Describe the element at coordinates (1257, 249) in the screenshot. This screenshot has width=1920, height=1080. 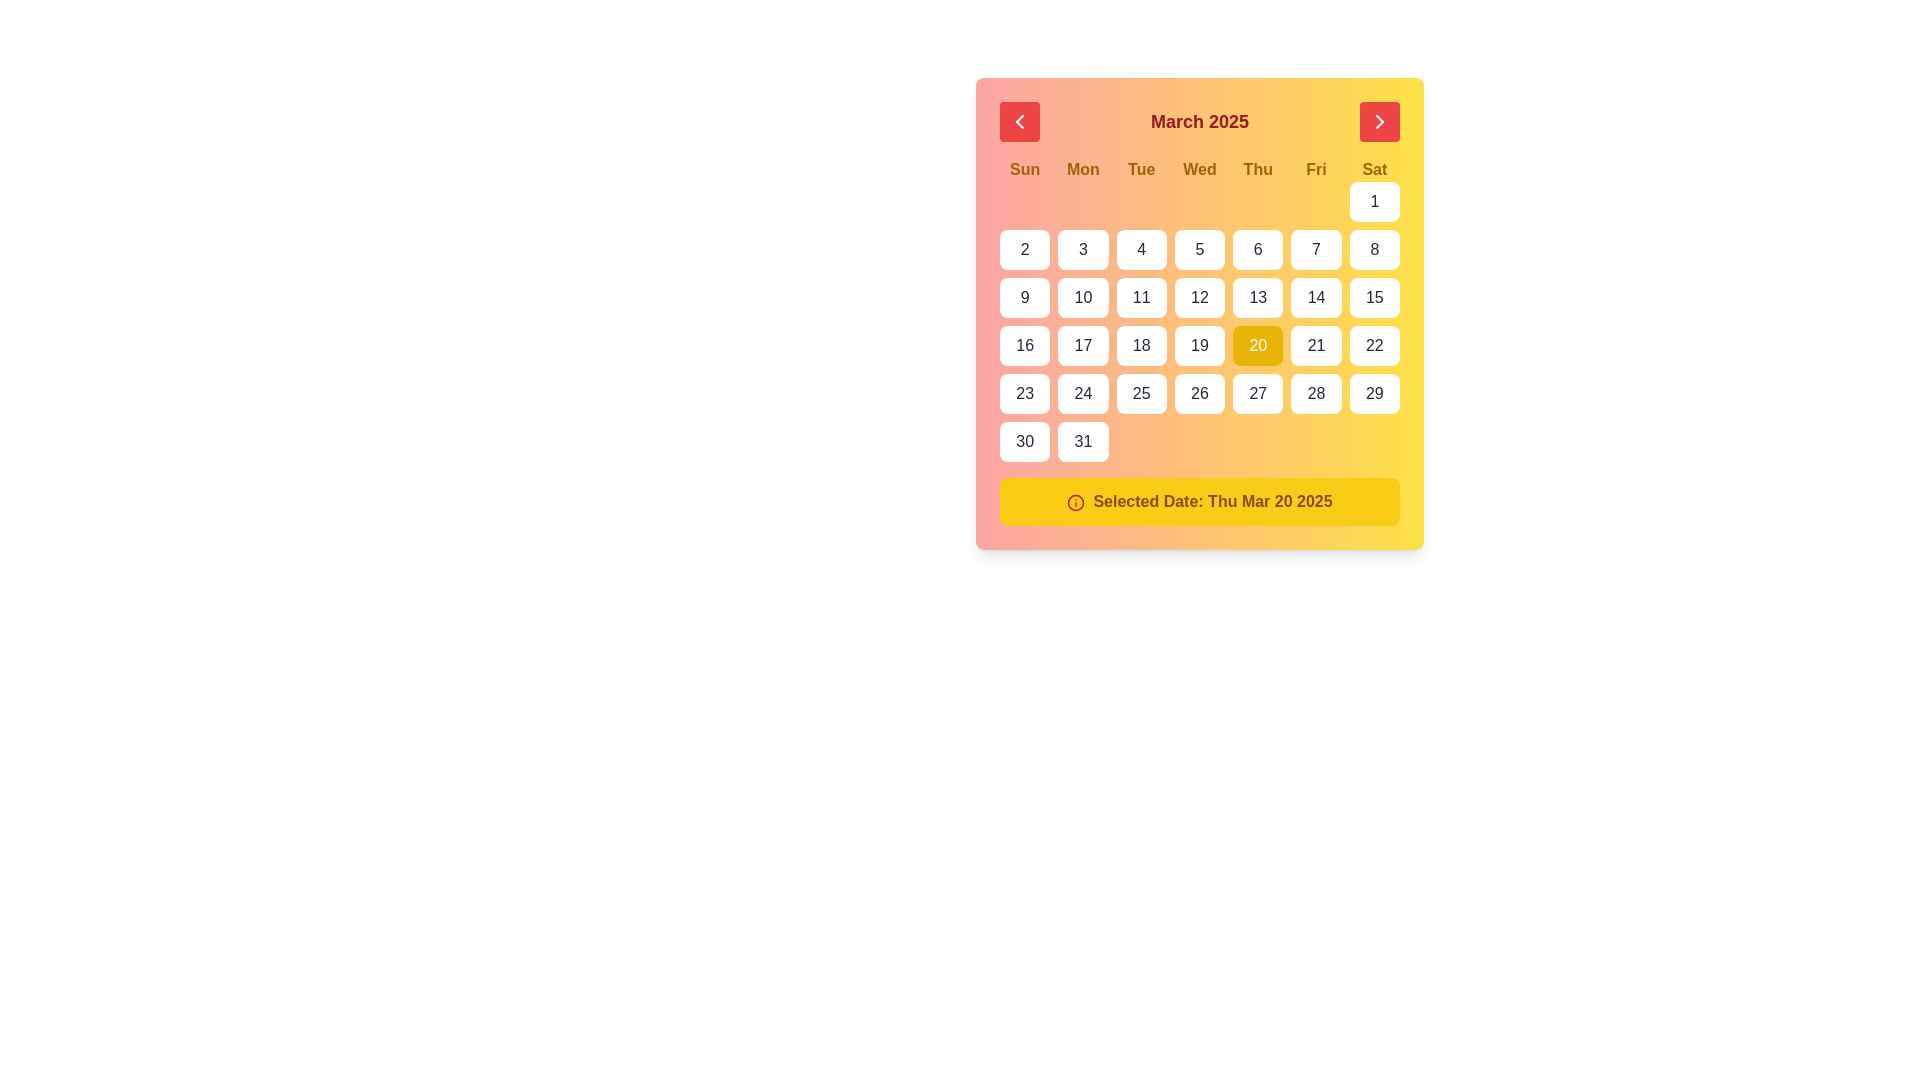
I see `the rectangular button displaying '6' in gray text, which is located in the third row and fifth column of the calendar grid for the month of March 2025` at that location.